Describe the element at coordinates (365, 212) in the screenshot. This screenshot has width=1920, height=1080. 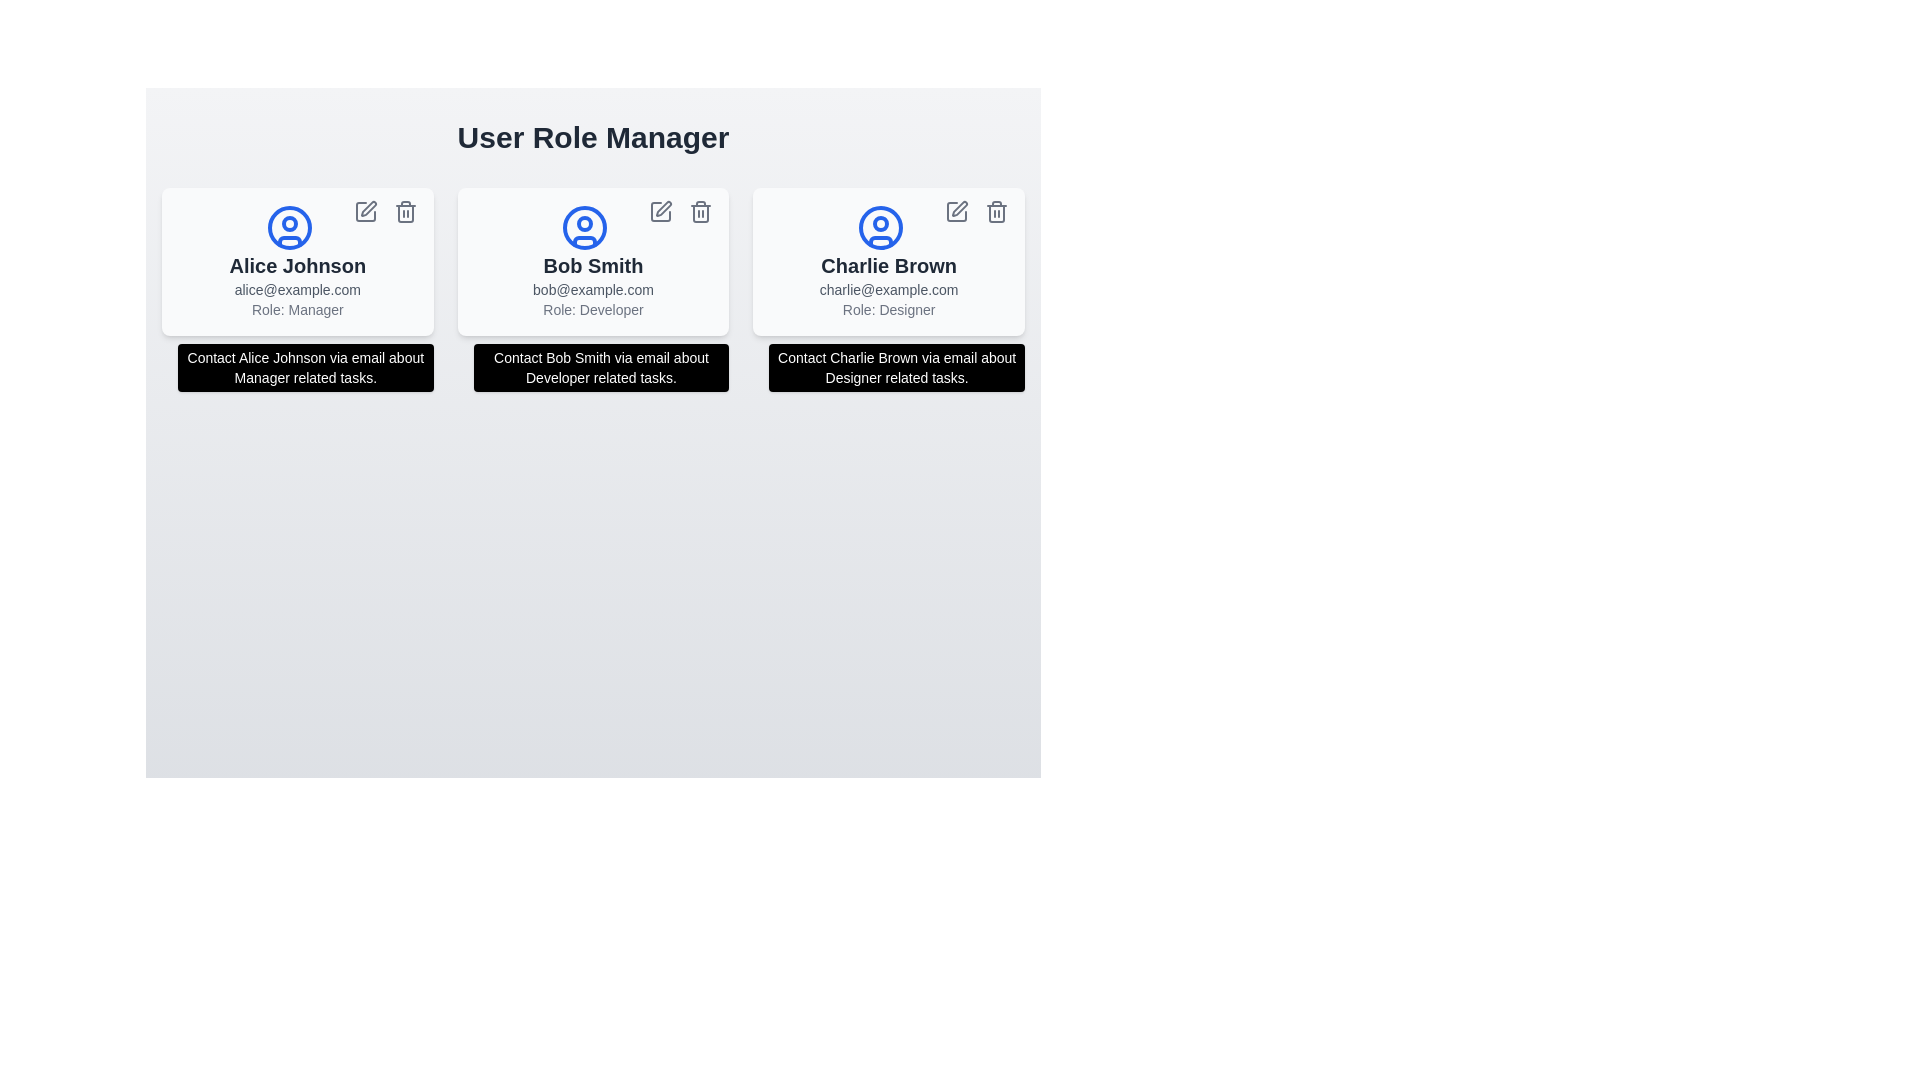
I see `the Icon button located in the top-right corner of the card for 'Alice Johnson'` at that location.